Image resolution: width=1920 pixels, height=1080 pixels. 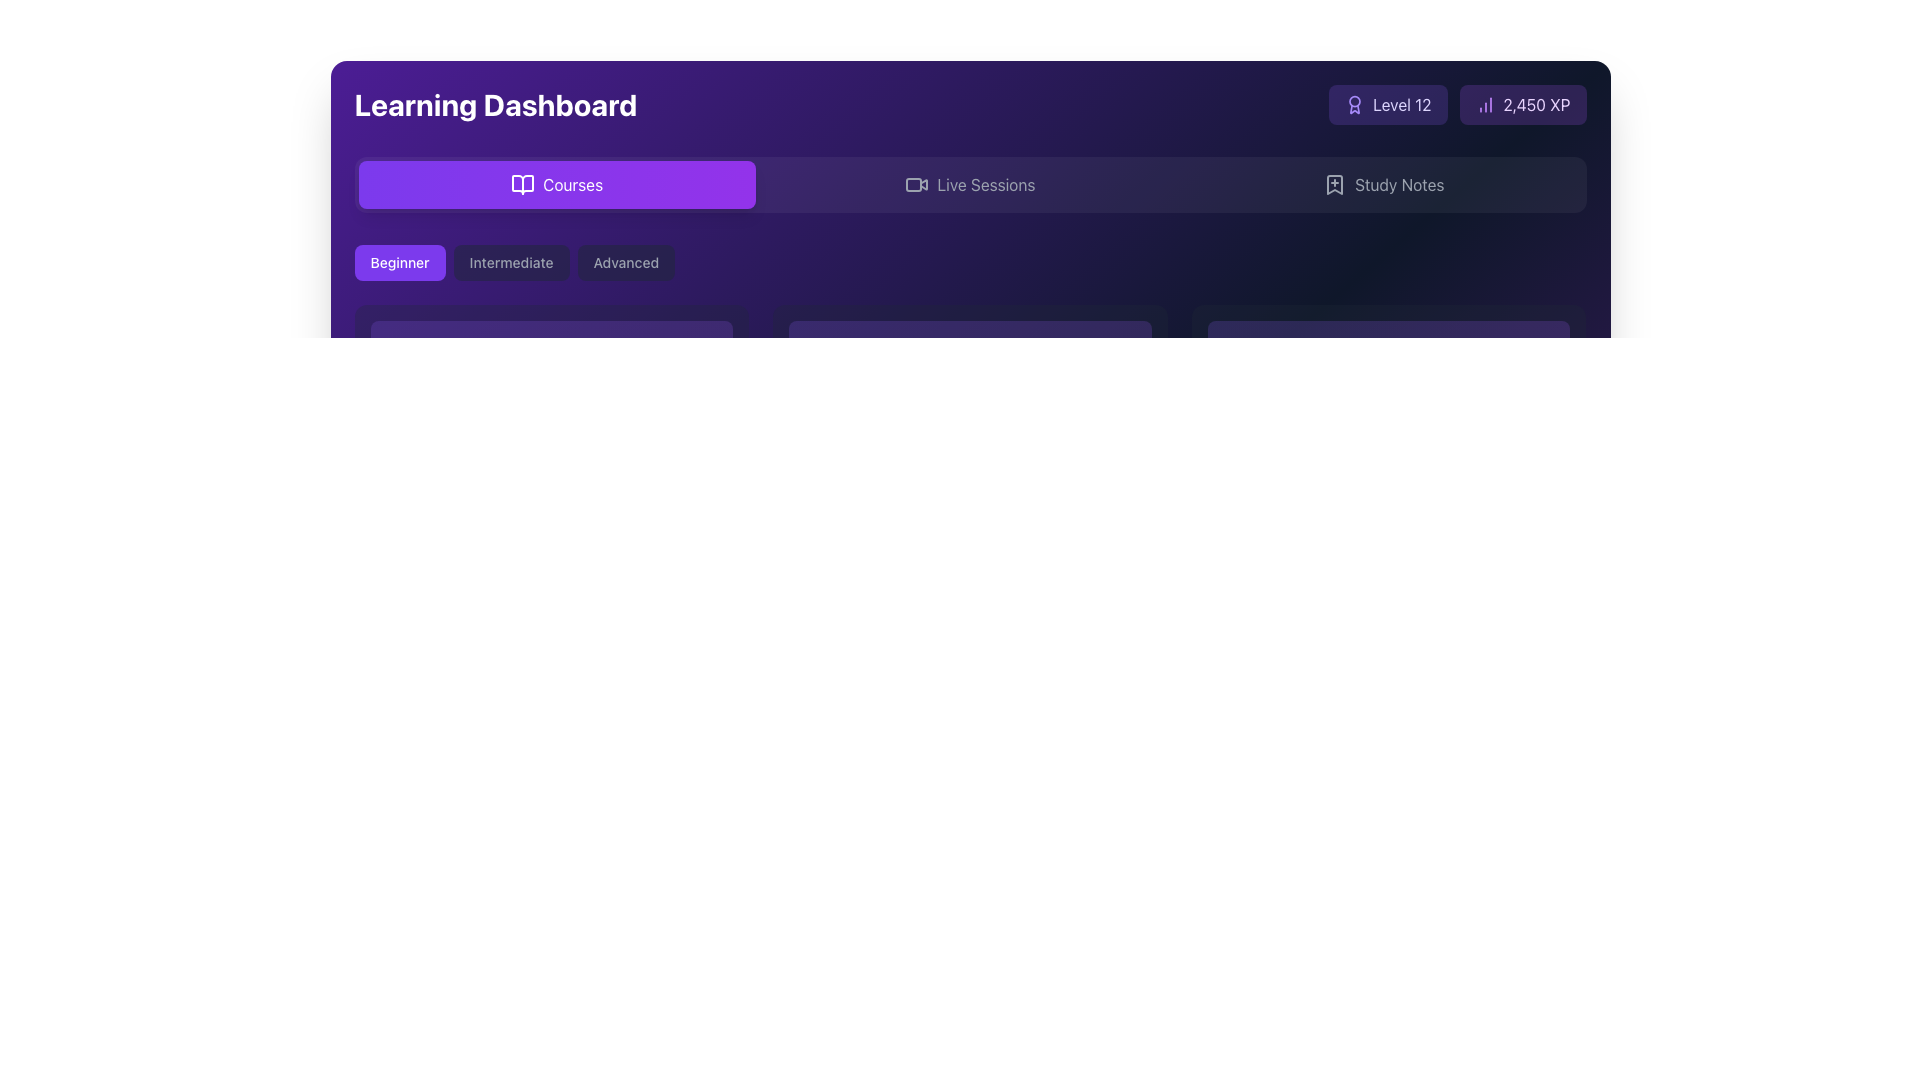 I want to click on the live sessions button located at the center of the navigation bar, positioned between the 'Courses' button on the left and the 'Study Notes' button on the right, so click(x=970, y=185).